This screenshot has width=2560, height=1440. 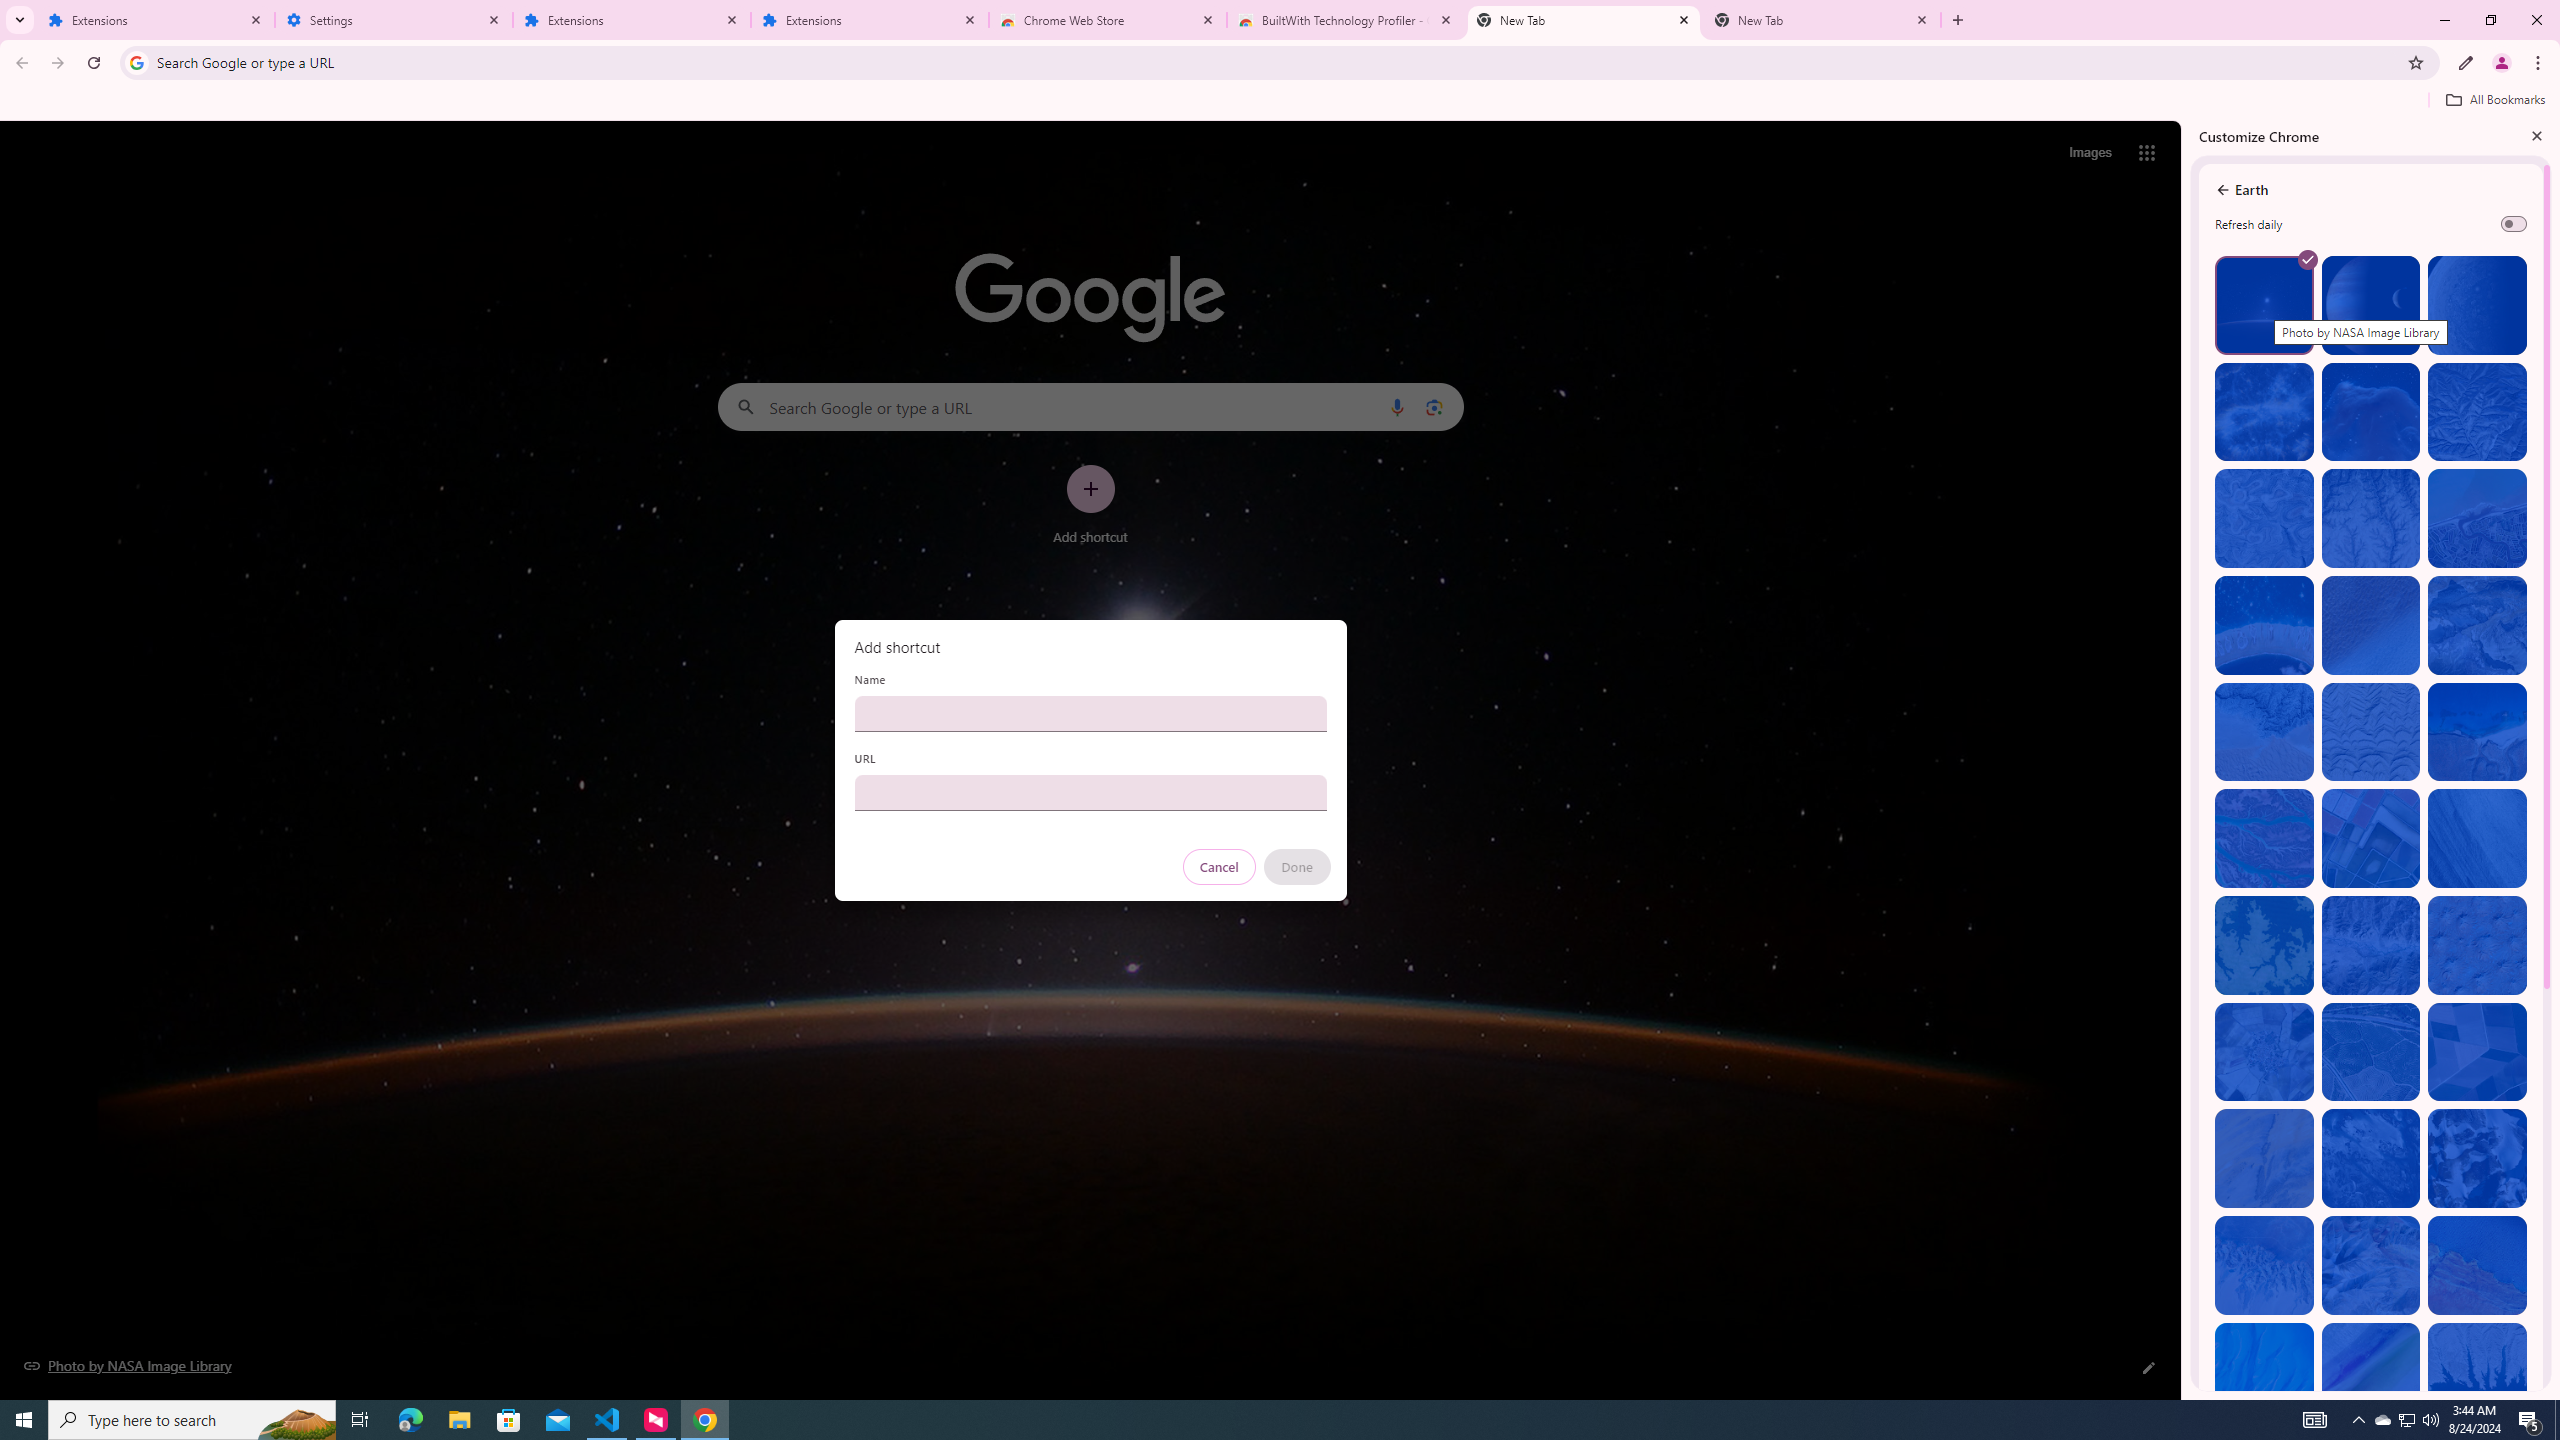 What do you see at coordinates (1345, 19) in the screenshot?
I see `'BuiltWith Technology Profiler - Chrome Web Store'` at bounding box center [1345, 19].